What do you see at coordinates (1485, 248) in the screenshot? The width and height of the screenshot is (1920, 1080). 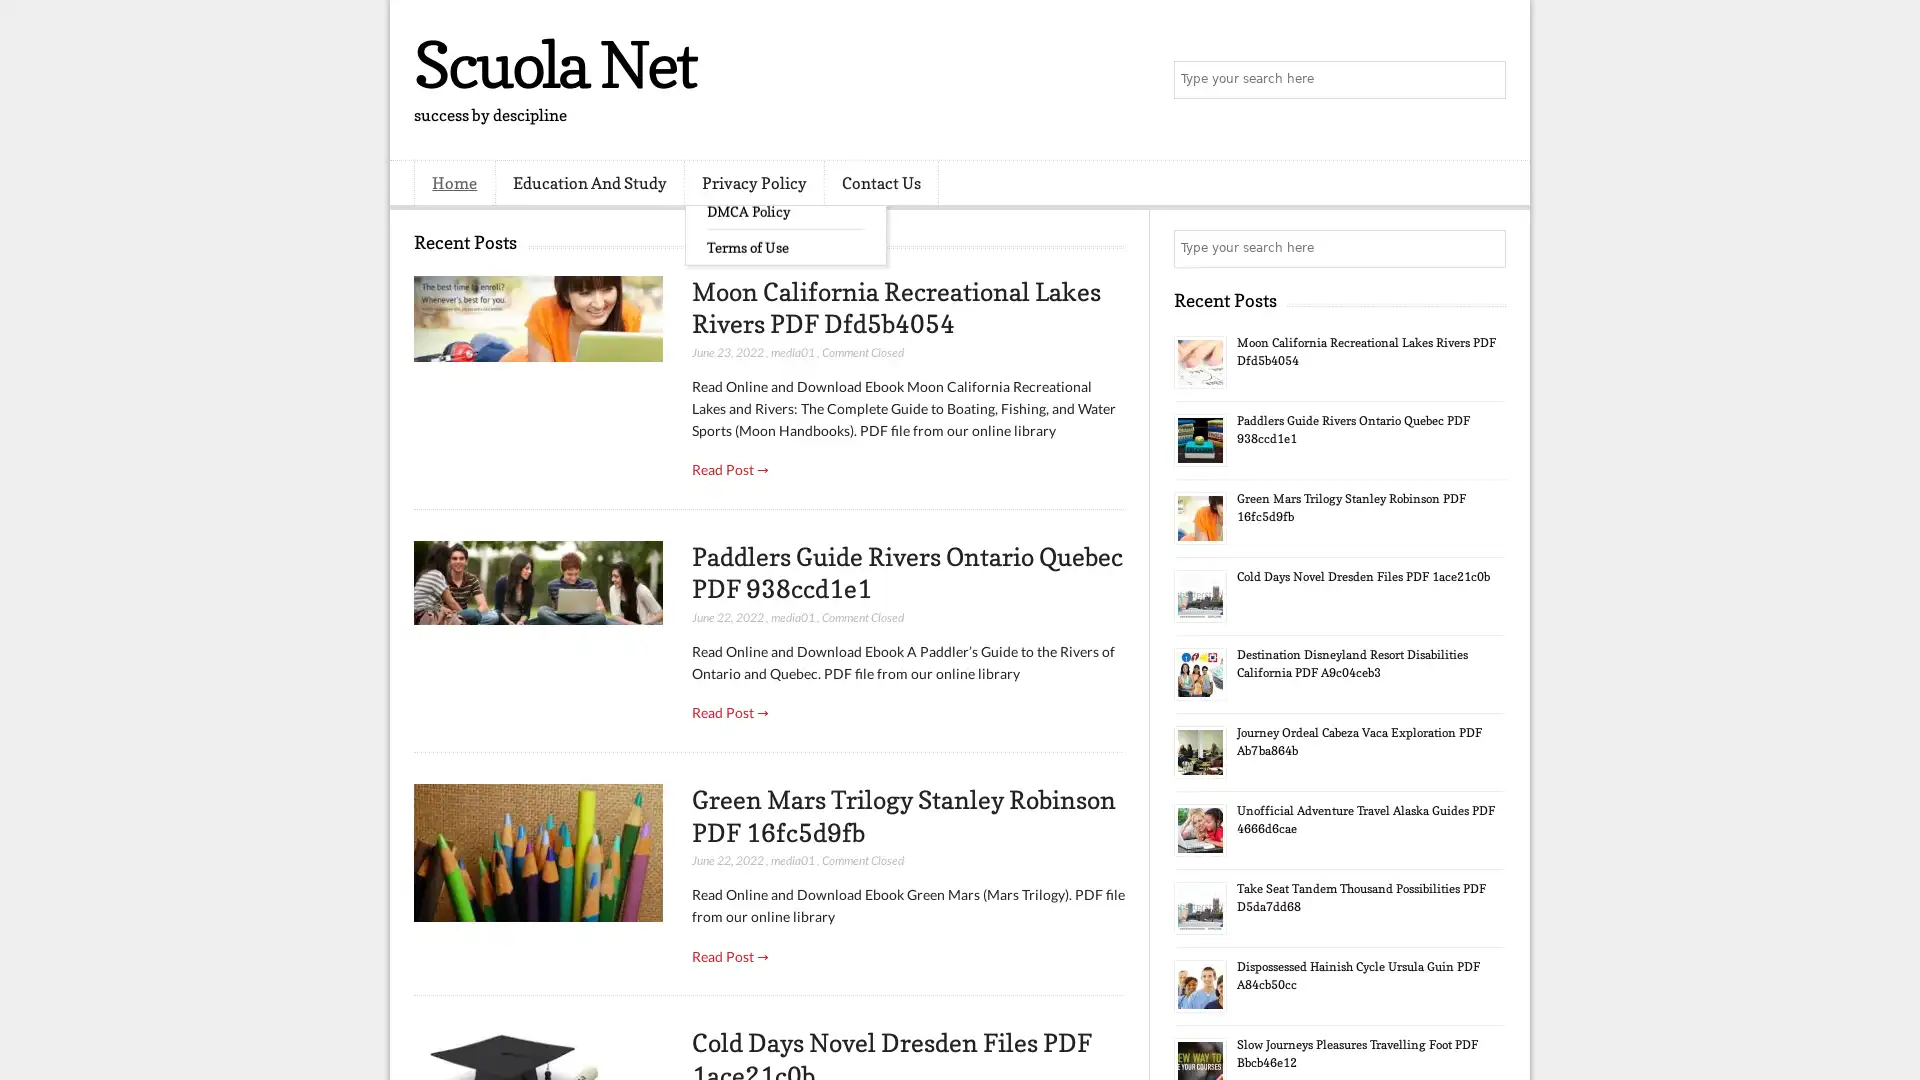 I see `Search` at bounding box center [1485, 248].